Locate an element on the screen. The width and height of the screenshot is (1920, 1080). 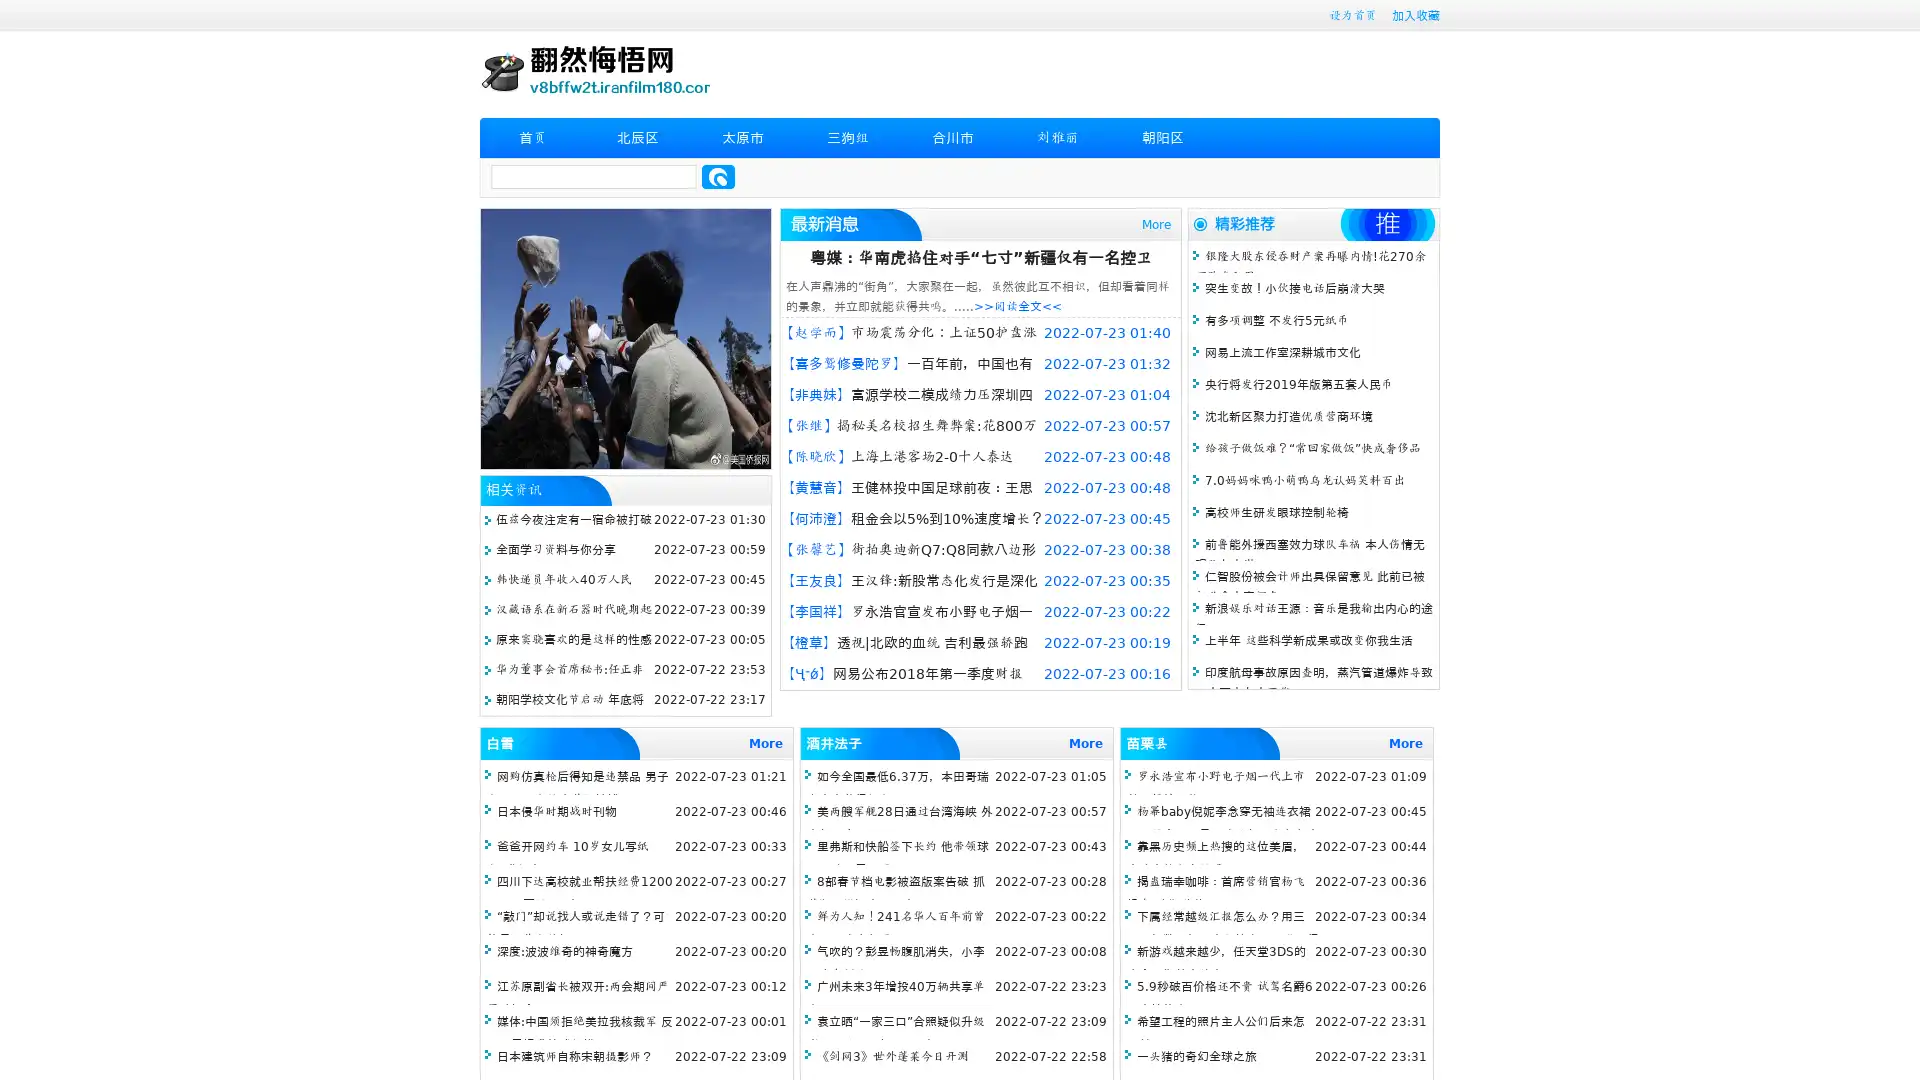
Search is located at coordinates (718, 176).